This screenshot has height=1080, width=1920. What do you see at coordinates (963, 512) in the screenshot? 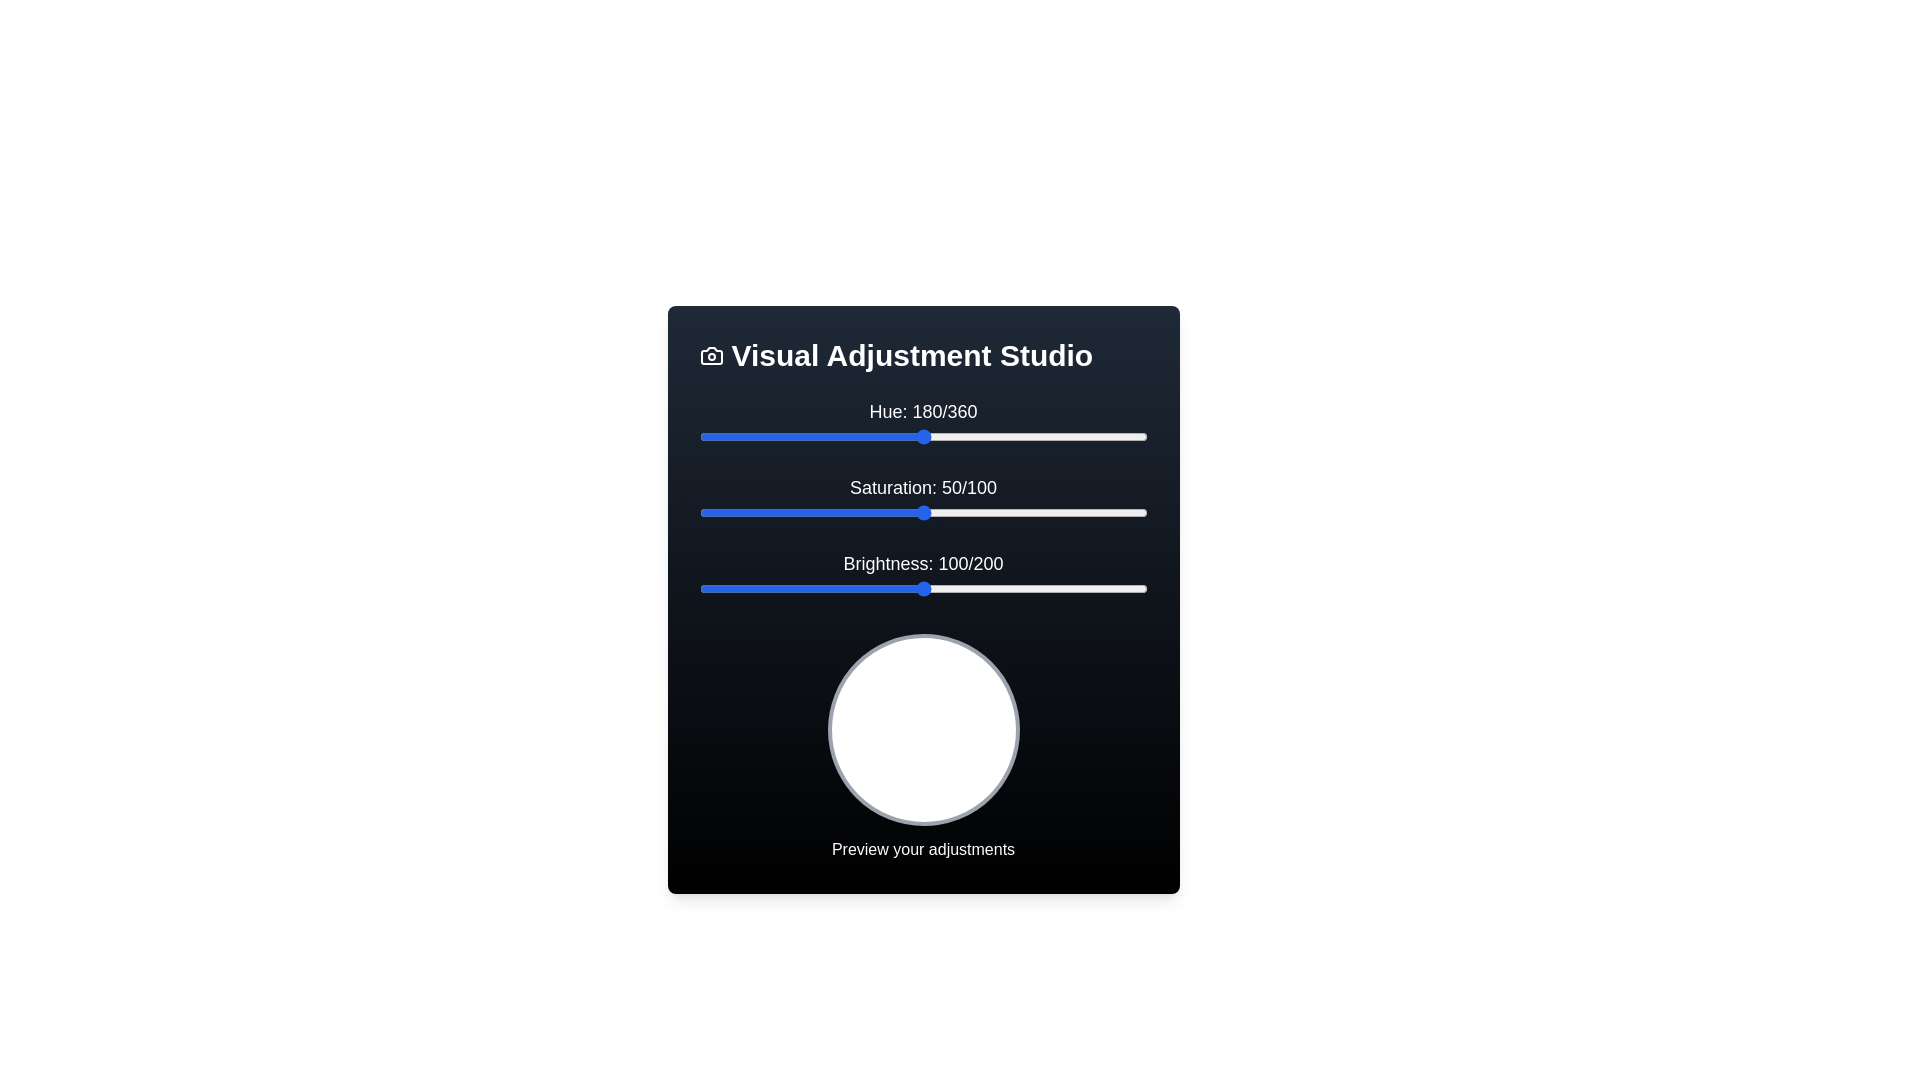
I see `the 'Saturation' slider to 59 within its range` at bounding box center [963, 512].